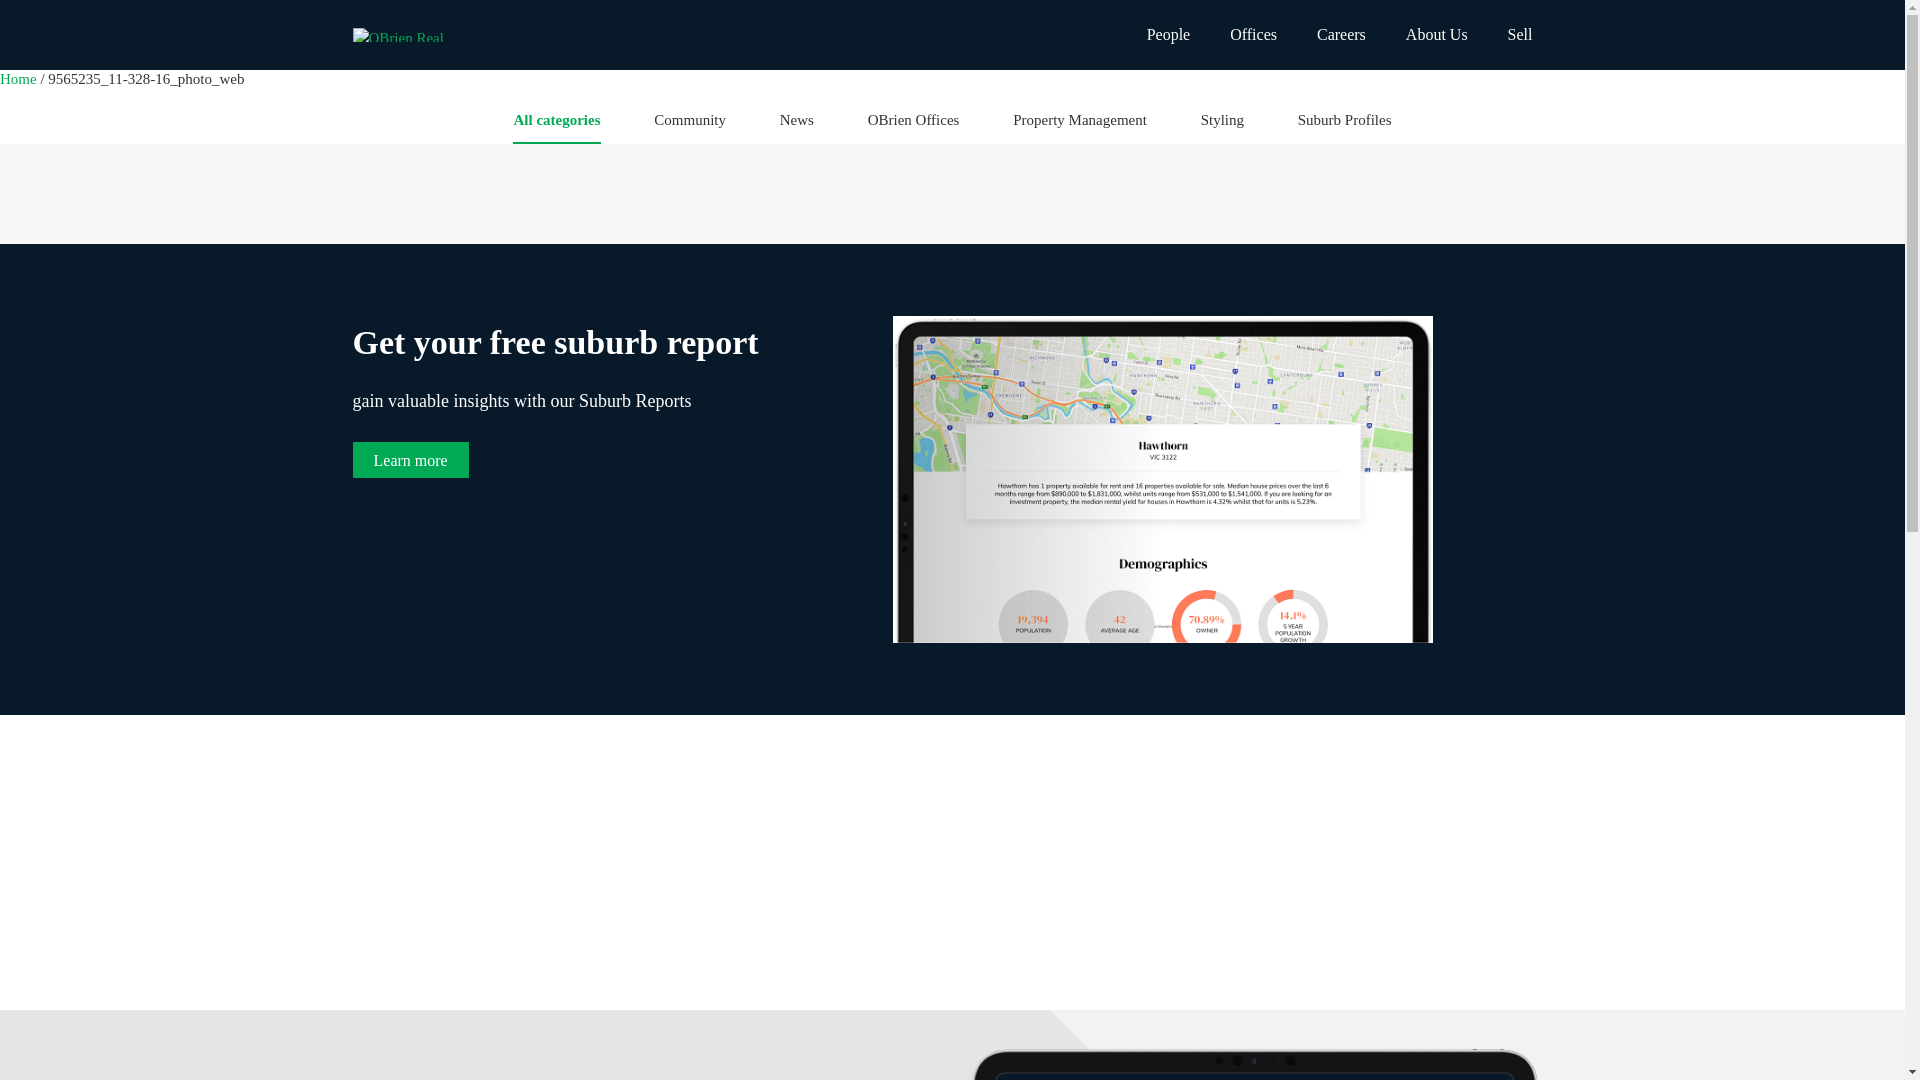 The width and height of the screenshot is (1920, 1080). Describe the element at coordinates (513, 126) in the screenshot. I see `'All categories'` at that location.